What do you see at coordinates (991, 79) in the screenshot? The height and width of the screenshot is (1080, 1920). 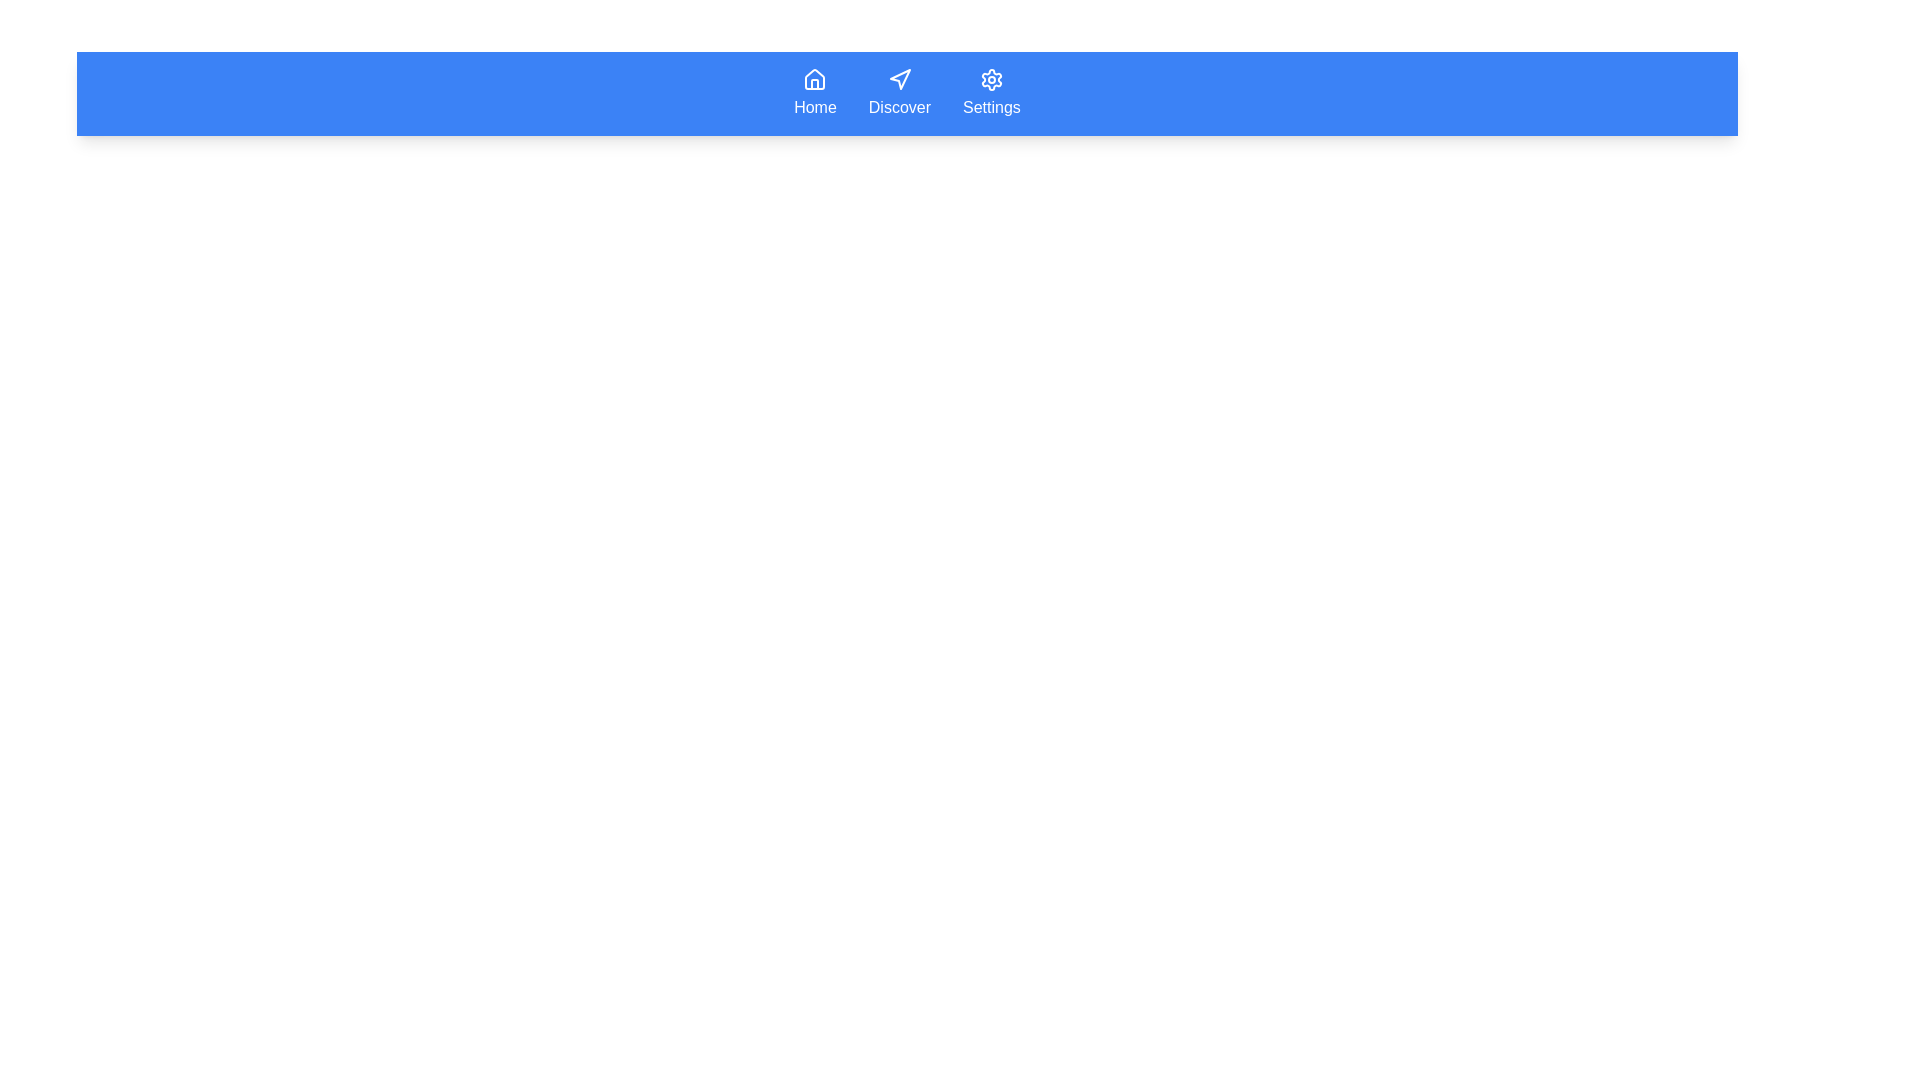 I see `the Settings icon located in the navigation bar at the top of the interface` at bounding box center [991, 79].